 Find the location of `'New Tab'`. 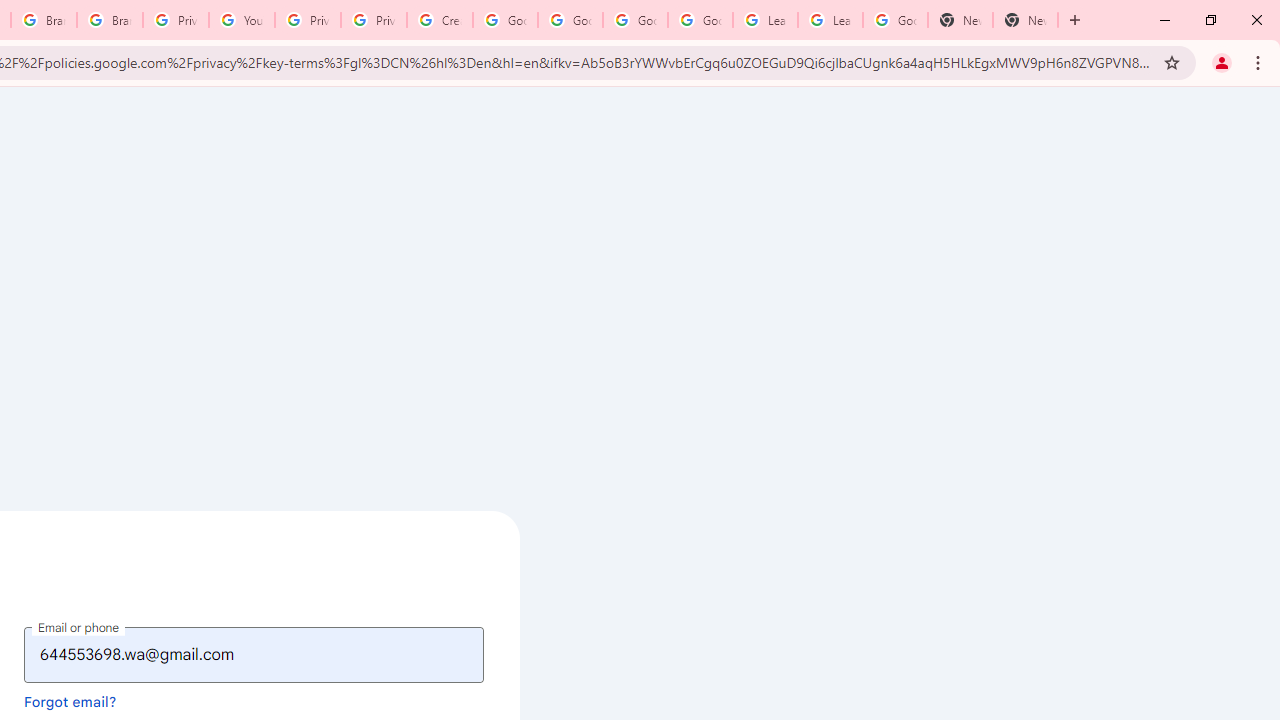

'New Tab' is located at coordinates (1025, 20).